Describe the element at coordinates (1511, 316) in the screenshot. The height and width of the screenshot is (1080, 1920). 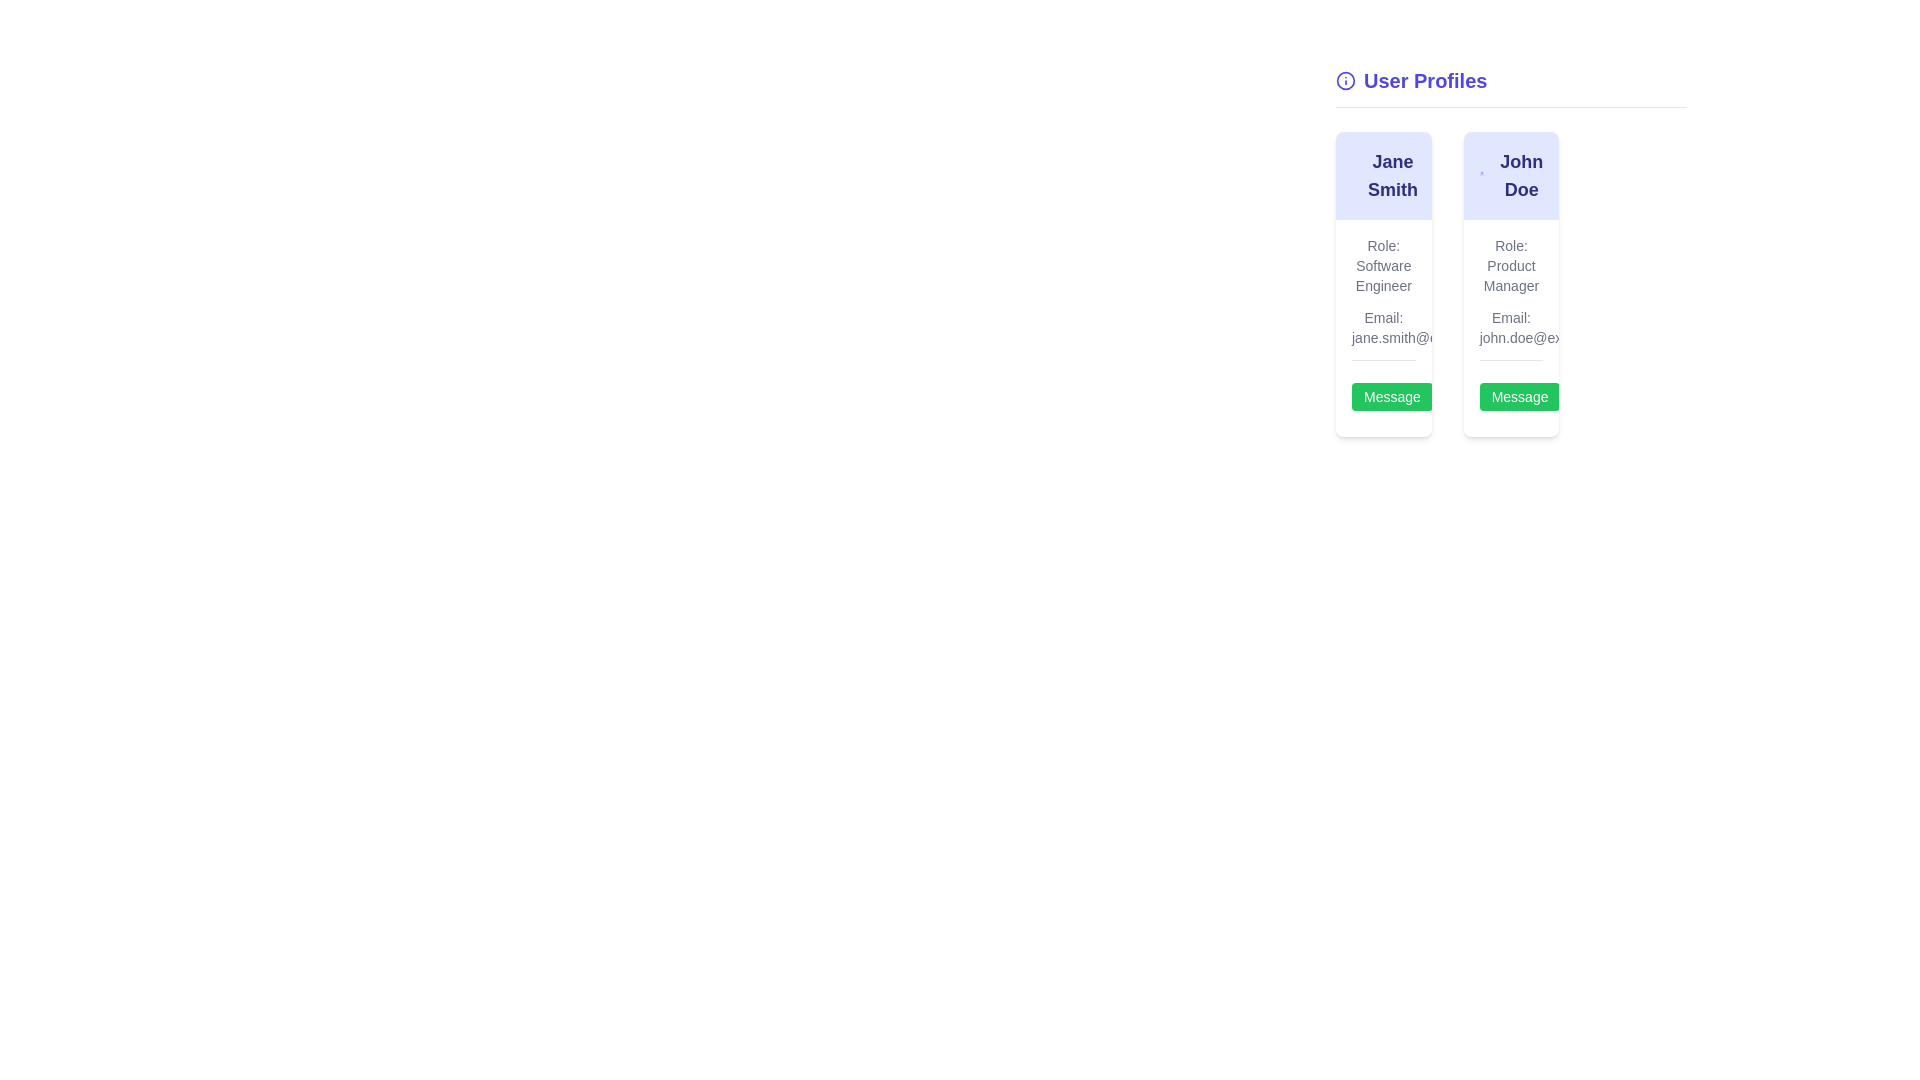
I see `the label text identifying the email field in the profile card of 'John Doe'` at that location.